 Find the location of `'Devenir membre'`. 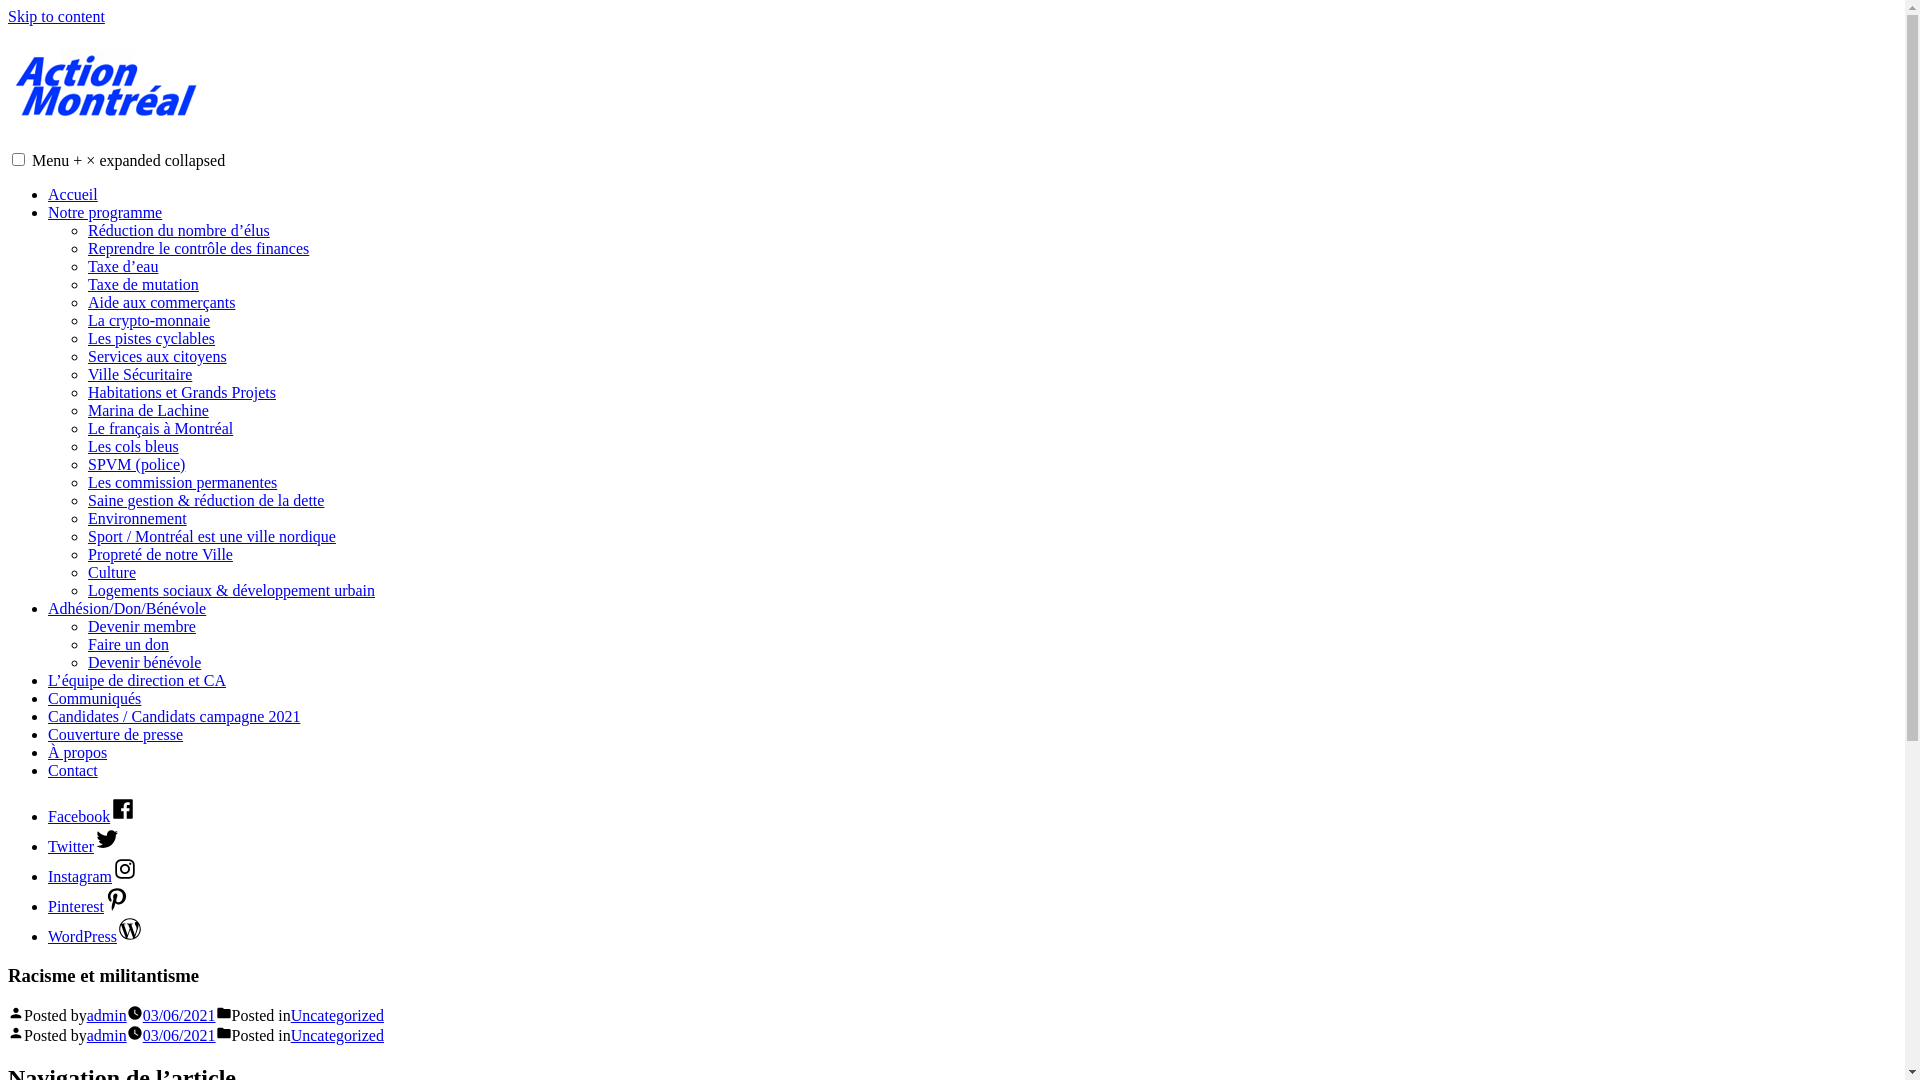

'Devenir membre' is located at coordinates (86, 625).